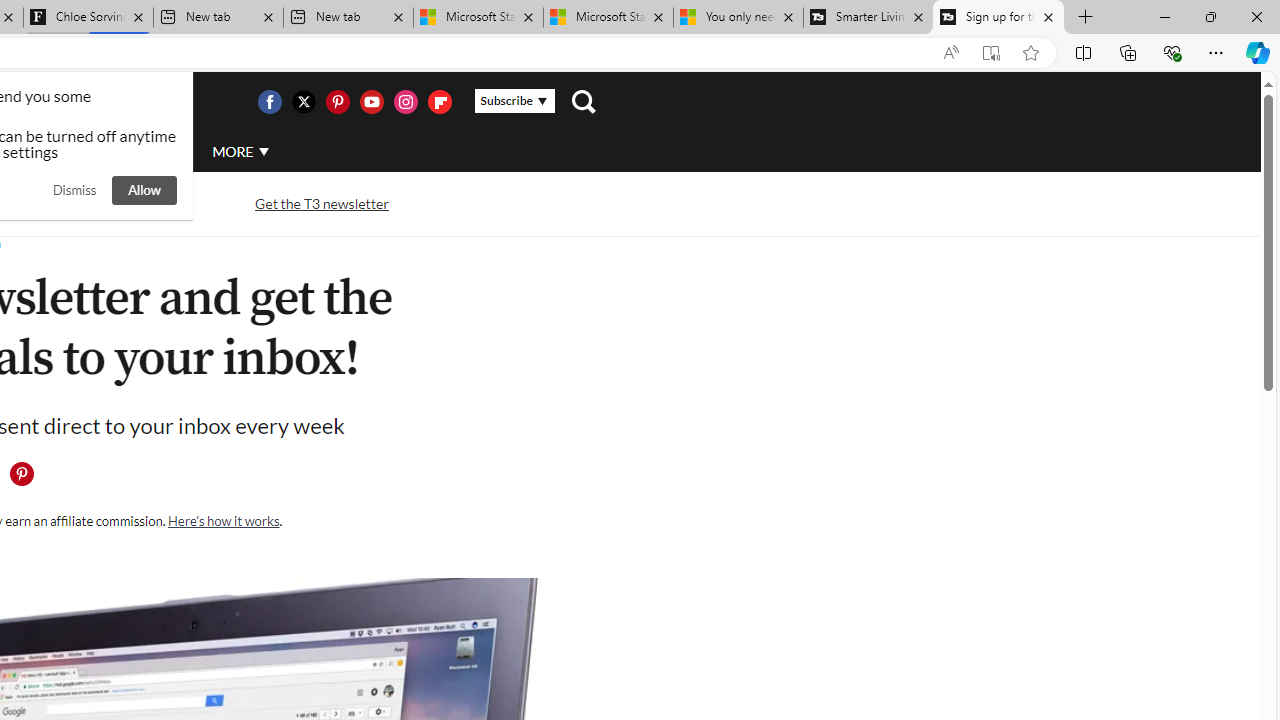 This screenshot has height=720, width=1280. What do you see at coordinates (74, 190) in the screenshot?
I see `'Dismiss'` at bounding box center [74, 190].